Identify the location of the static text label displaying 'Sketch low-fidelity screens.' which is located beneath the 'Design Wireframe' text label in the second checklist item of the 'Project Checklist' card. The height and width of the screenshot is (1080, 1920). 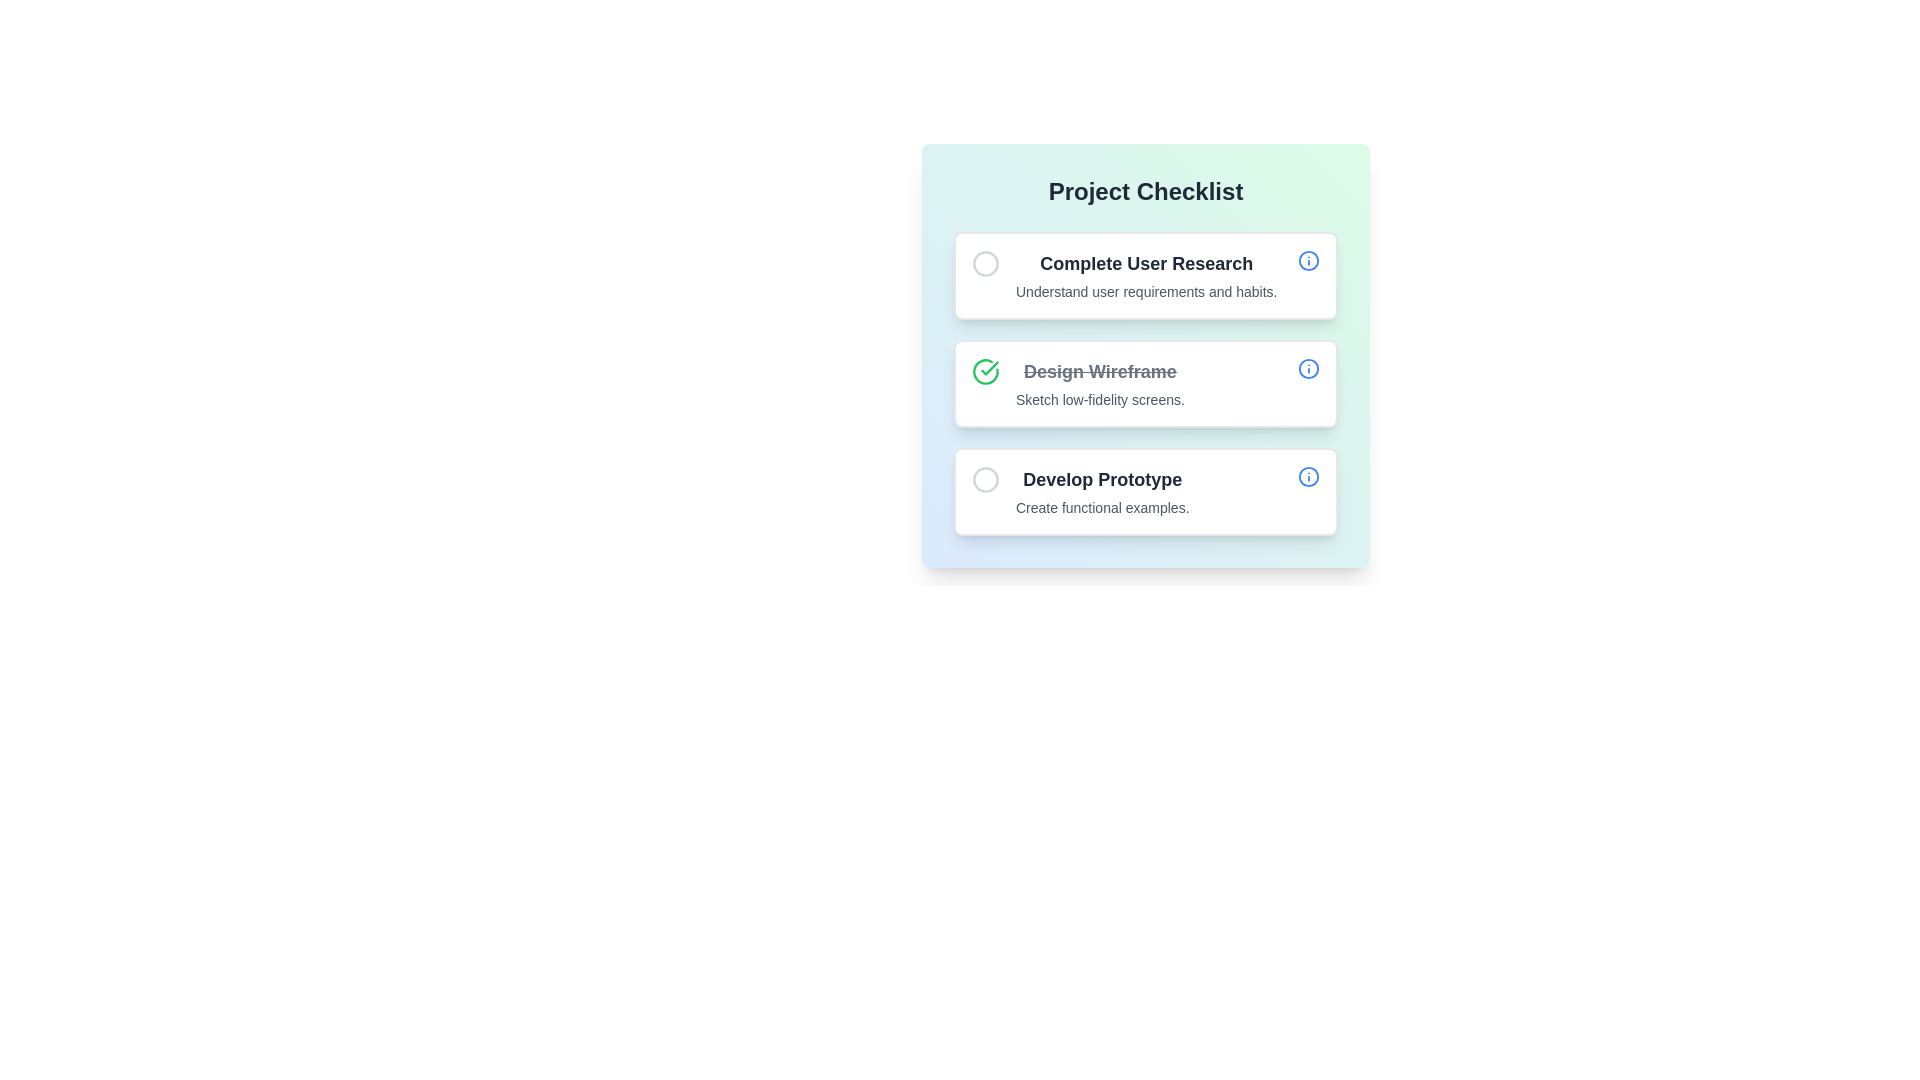
(1099, 400).